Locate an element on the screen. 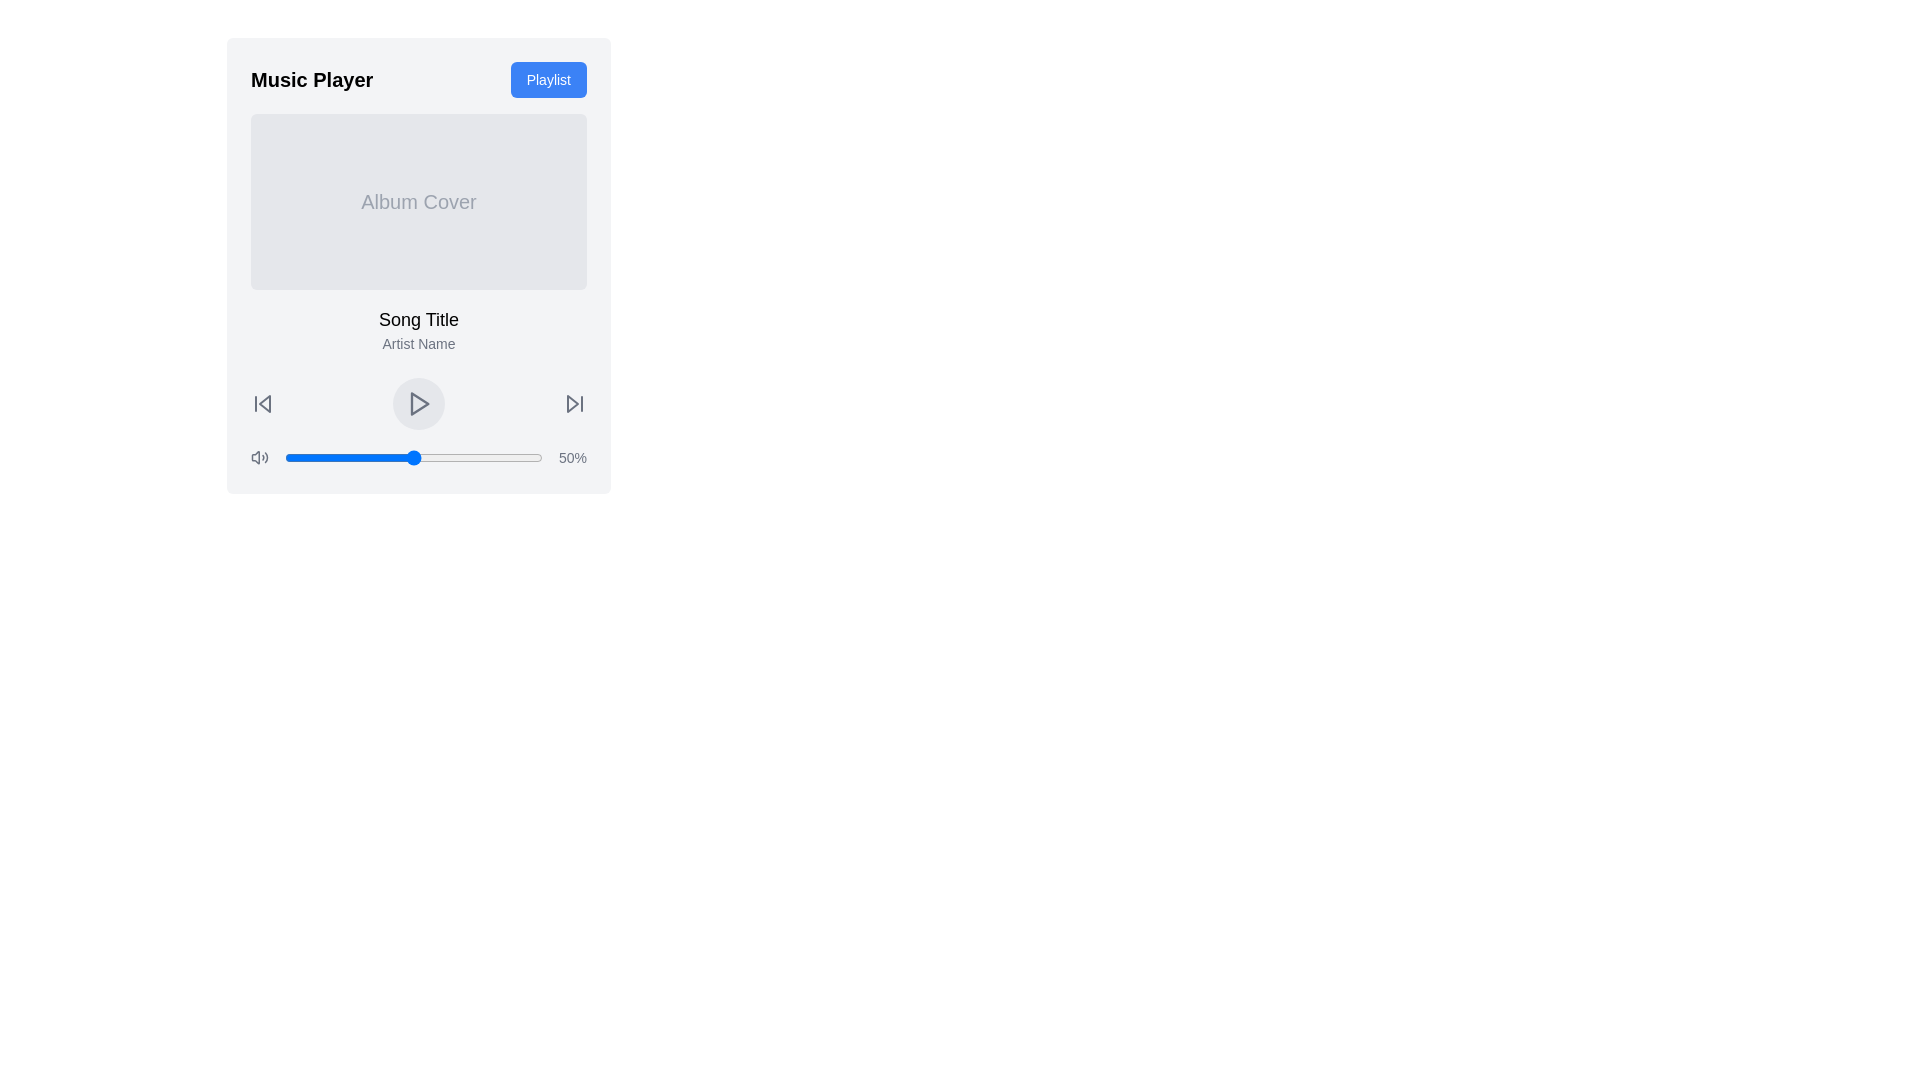 Image resolution: width=1920 pixels, height=1080 pixels. the forward skip icon located at the bottom right of the music player interface, adjacent to other audio control symbols is located at coordinates (571, 404).